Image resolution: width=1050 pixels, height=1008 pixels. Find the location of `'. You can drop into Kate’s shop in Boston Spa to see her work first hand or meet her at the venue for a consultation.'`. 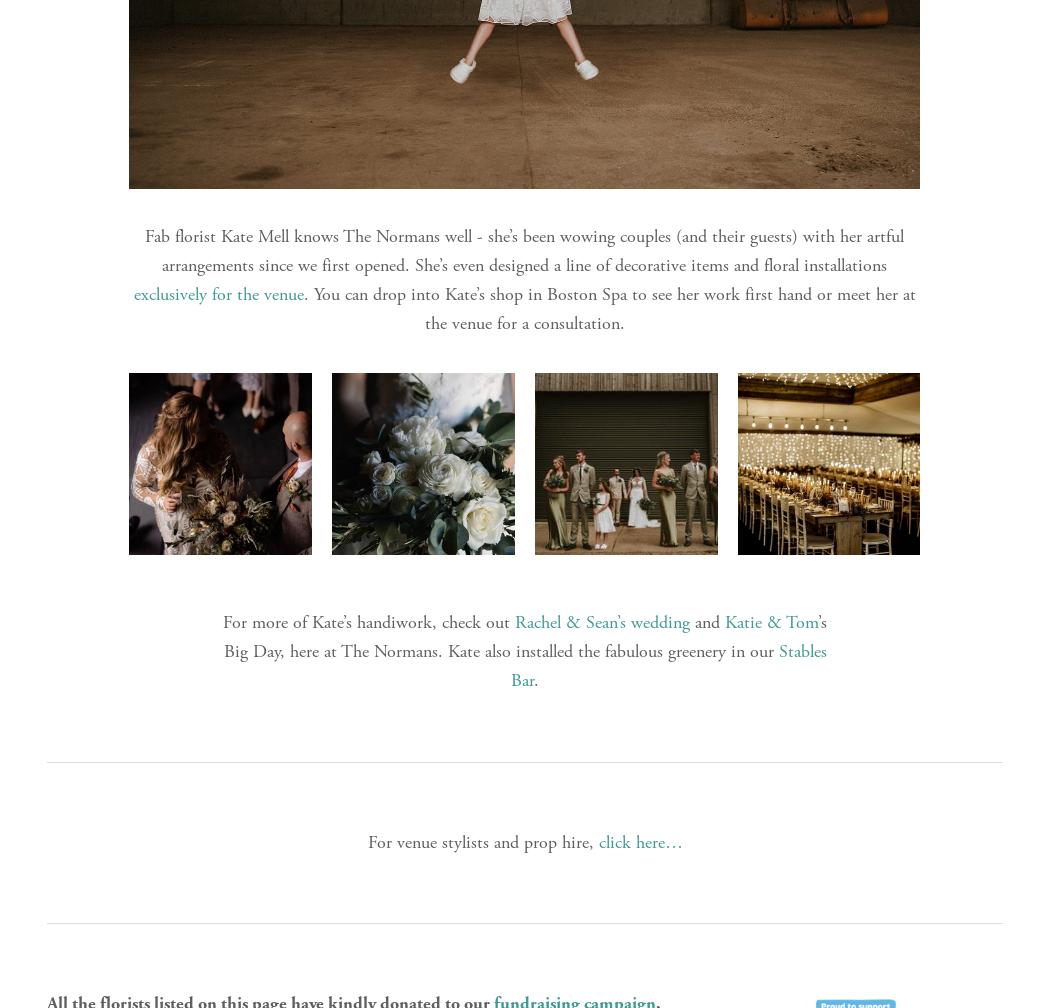

'. You can drop into Kate’s shop in Boston Spa to see her work first hand or meet her at the venue for a consultation.' is located at coordinates (611, 308).